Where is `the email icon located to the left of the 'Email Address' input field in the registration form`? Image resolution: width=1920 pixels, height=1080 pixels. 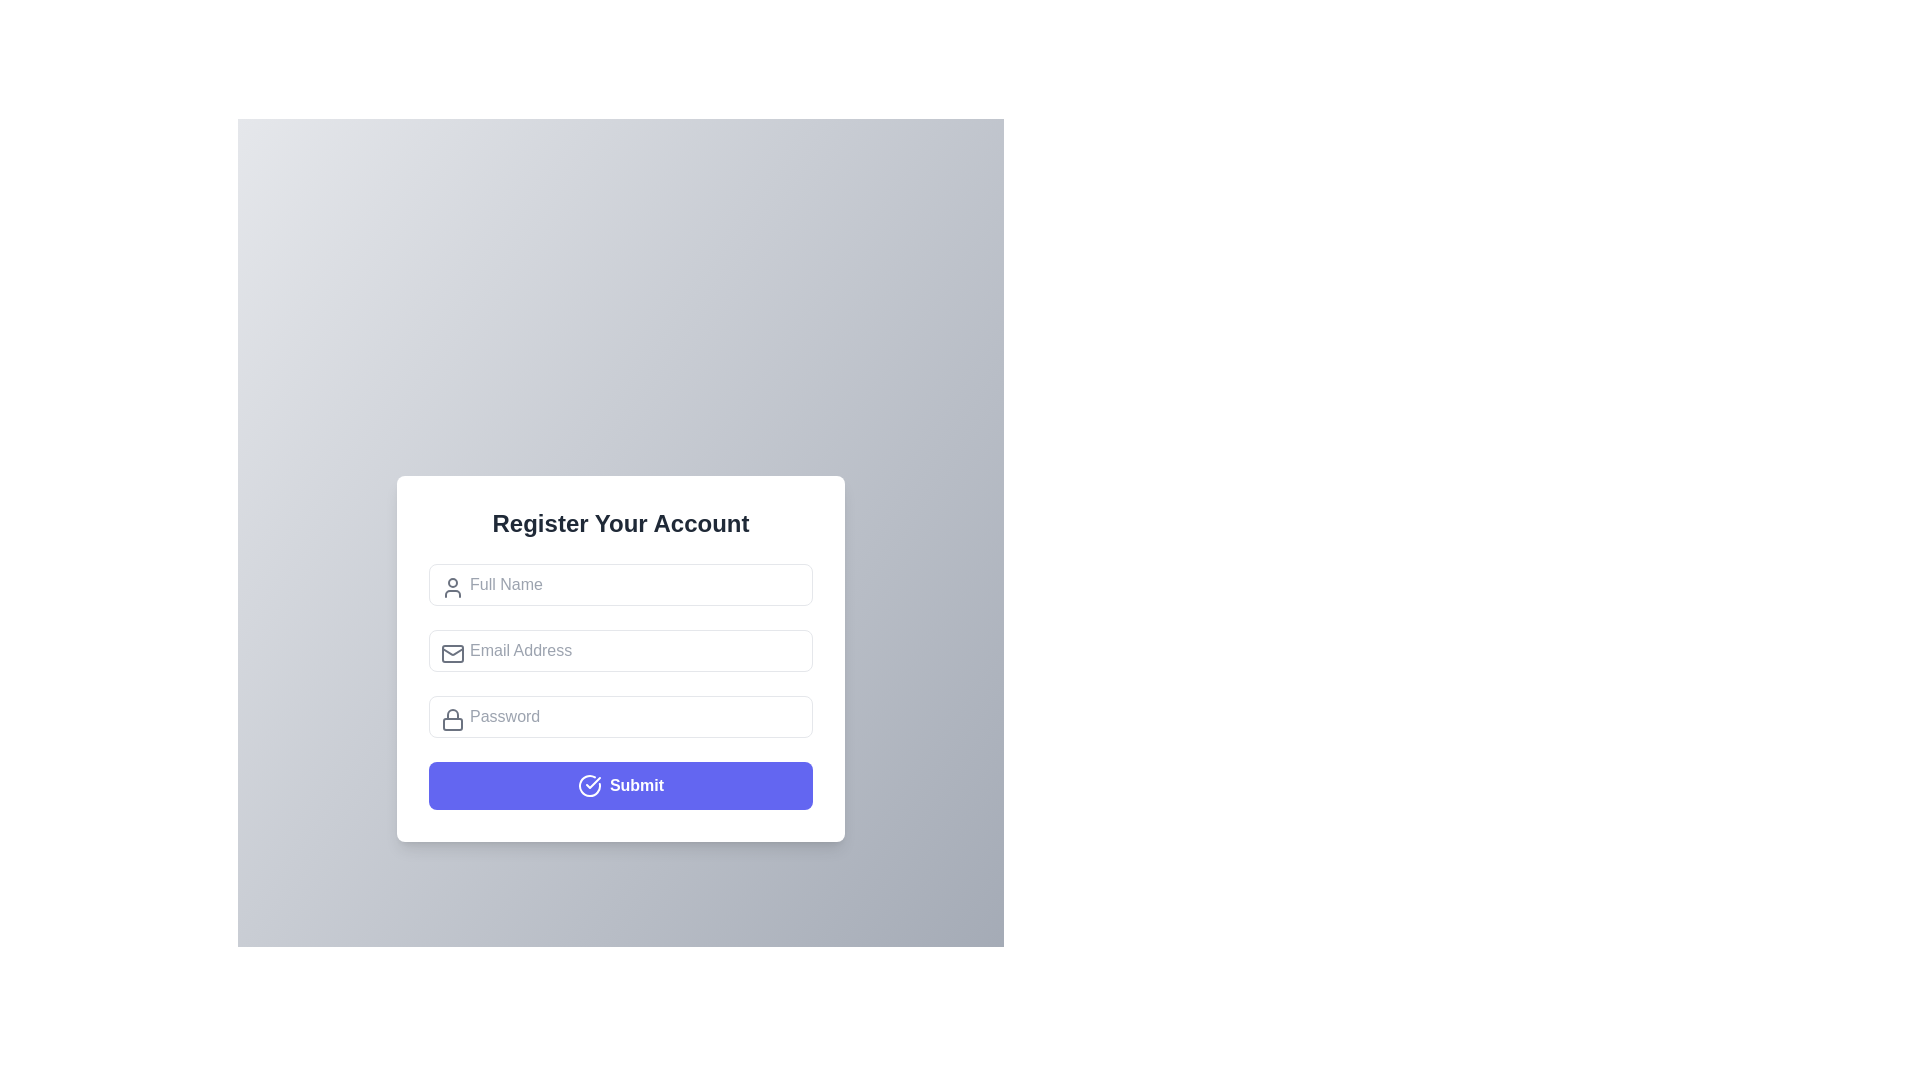
the email icon located to the left of the 'Email Address' input field in the registration form is located at coordinates (451, 652).